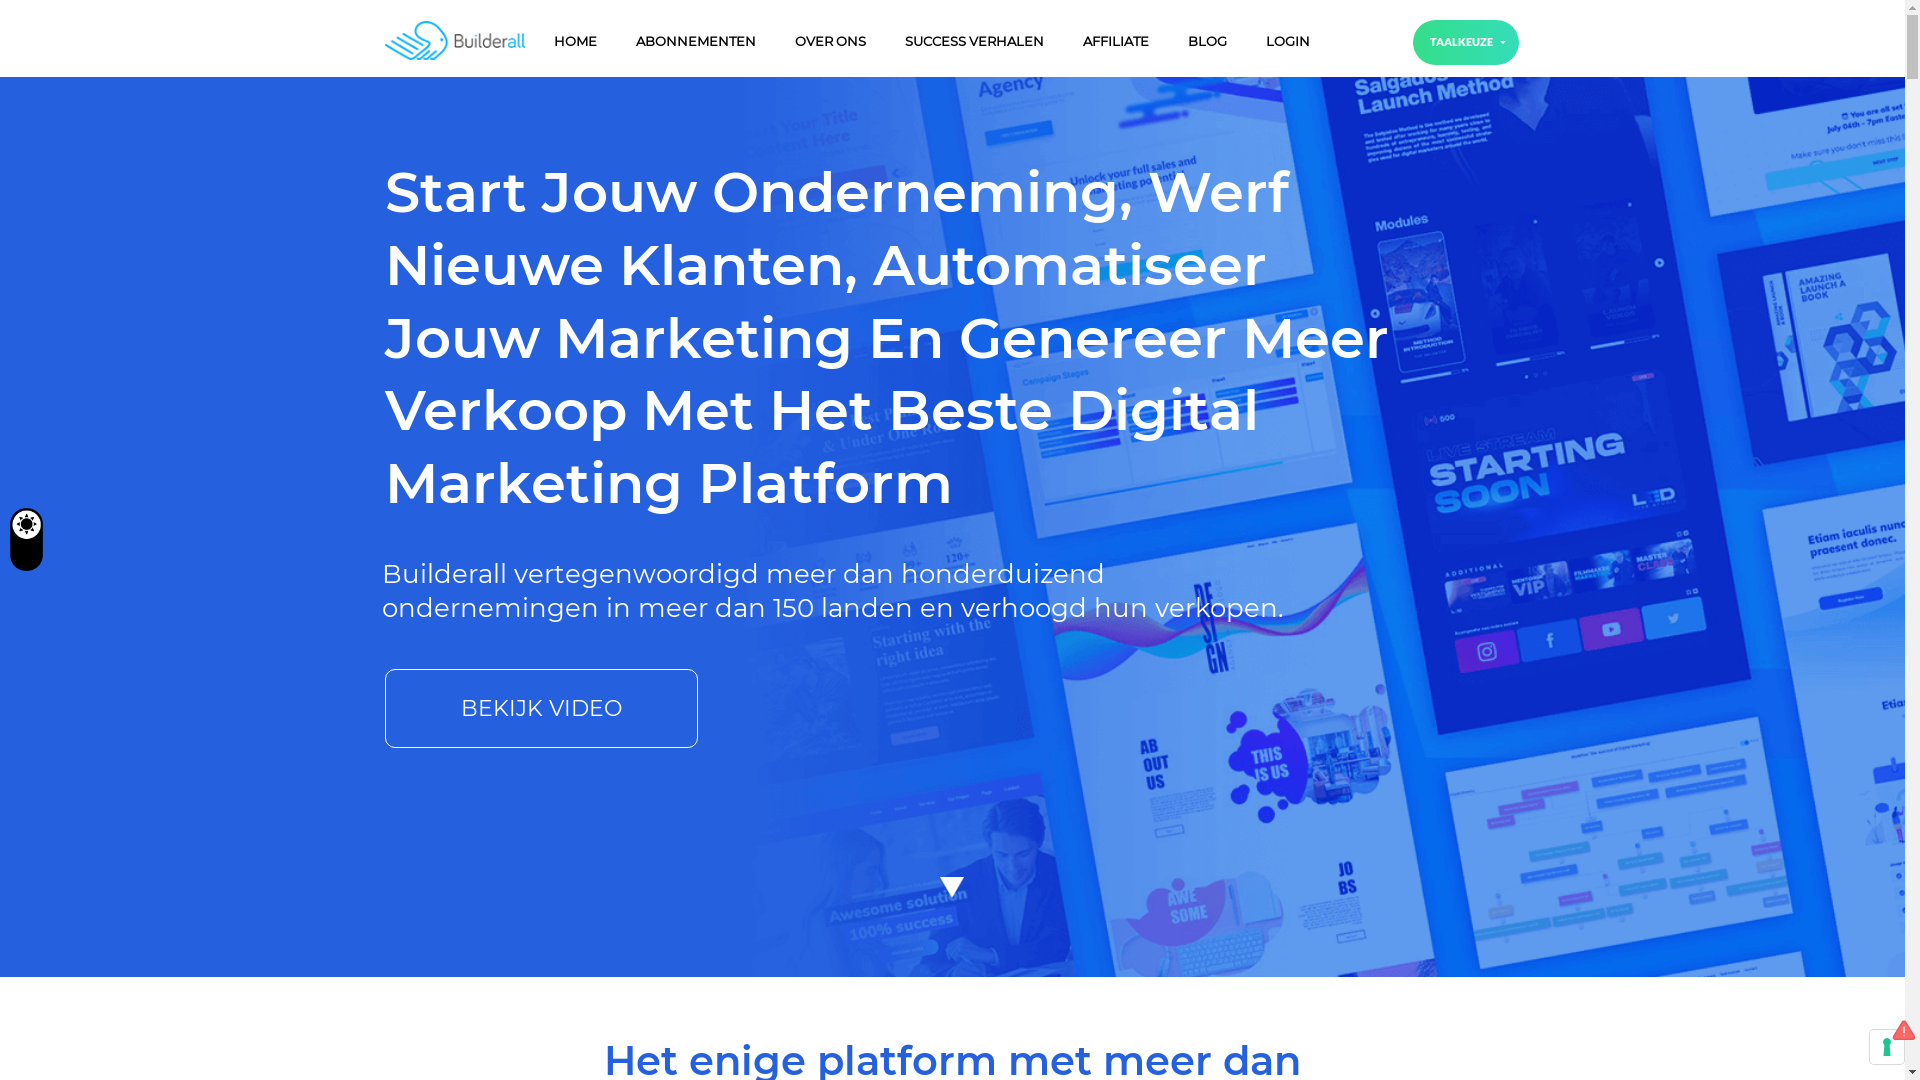 This screenshot has height=1080, width=1920. What do you see at coordinates (1069, 41) in the screenshot?
I see `'AFFILIATE'` at bounding box center [1069, 41].